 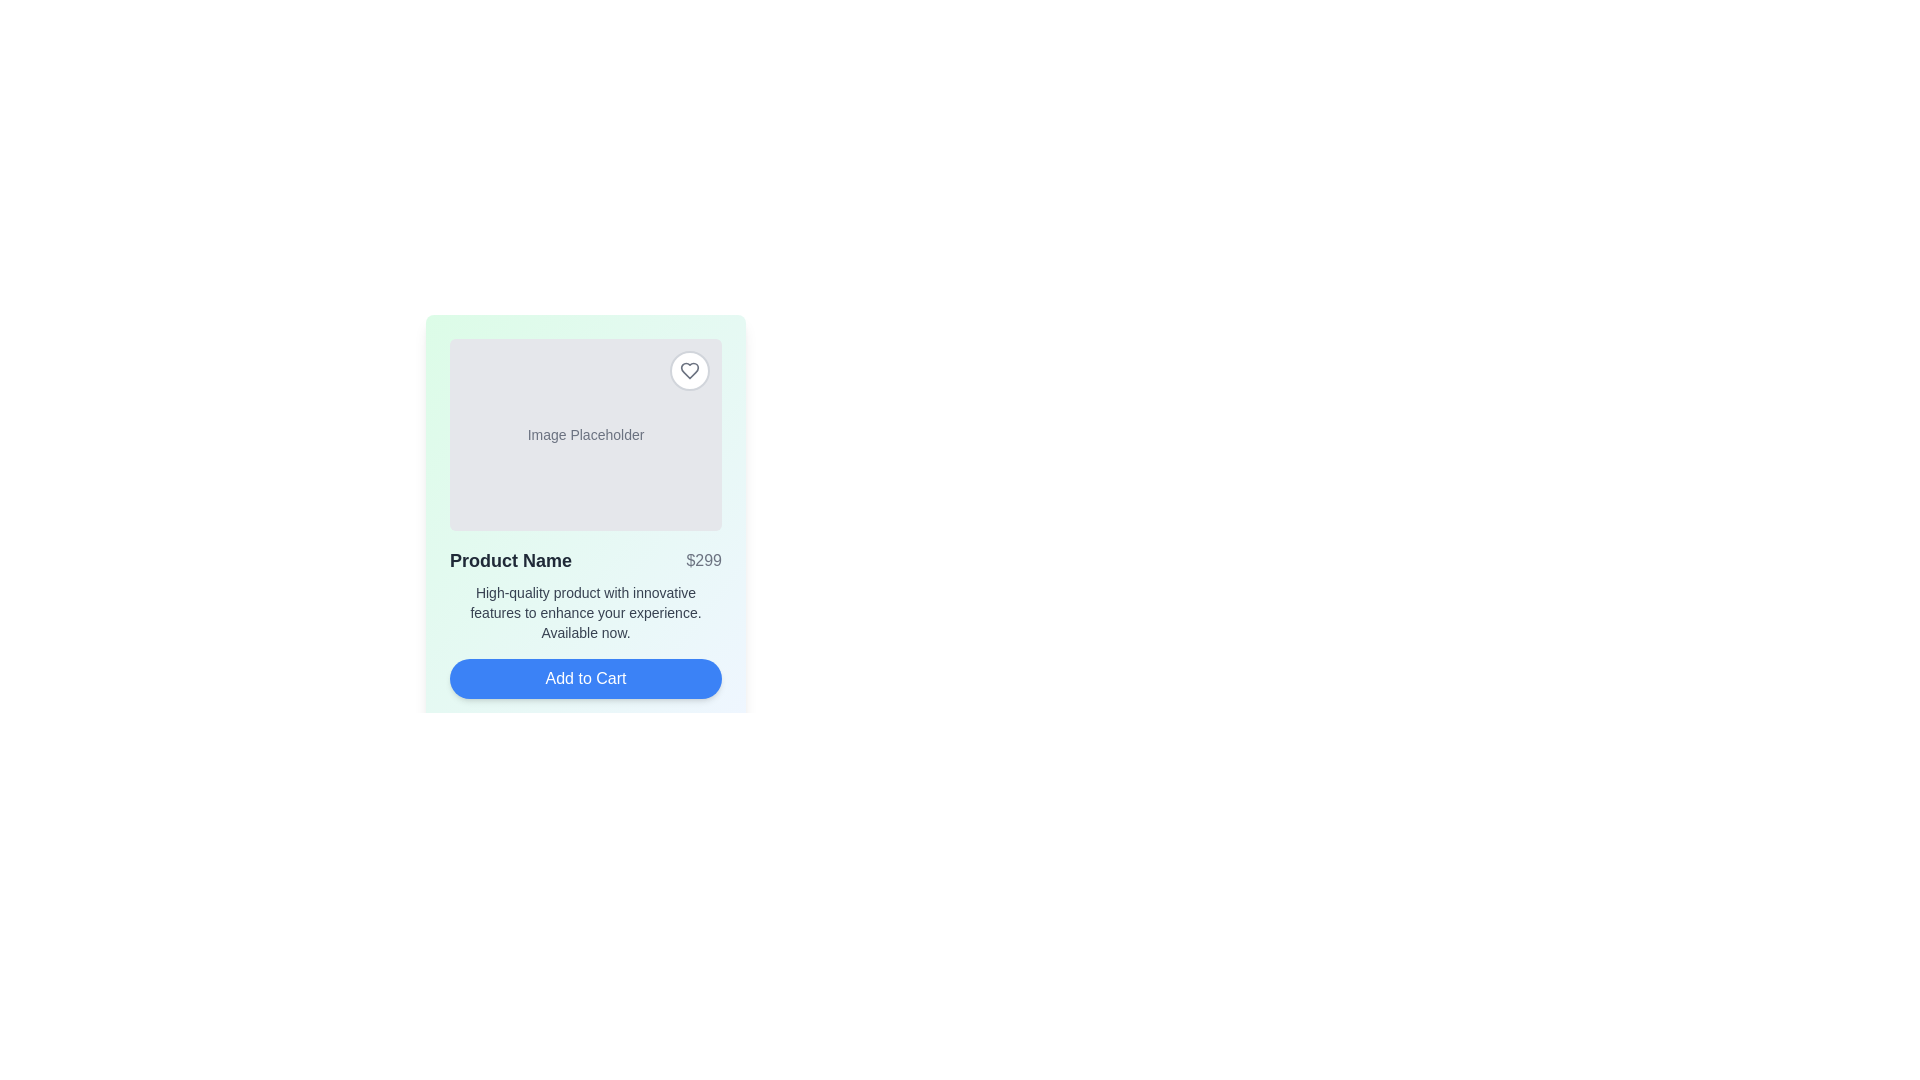 I want to click on text element that describes the product features, which is centrally aligned, in gray serif font, located below the product name and price, and above the 'Add to Cart' button, so click(x=584, y=612).